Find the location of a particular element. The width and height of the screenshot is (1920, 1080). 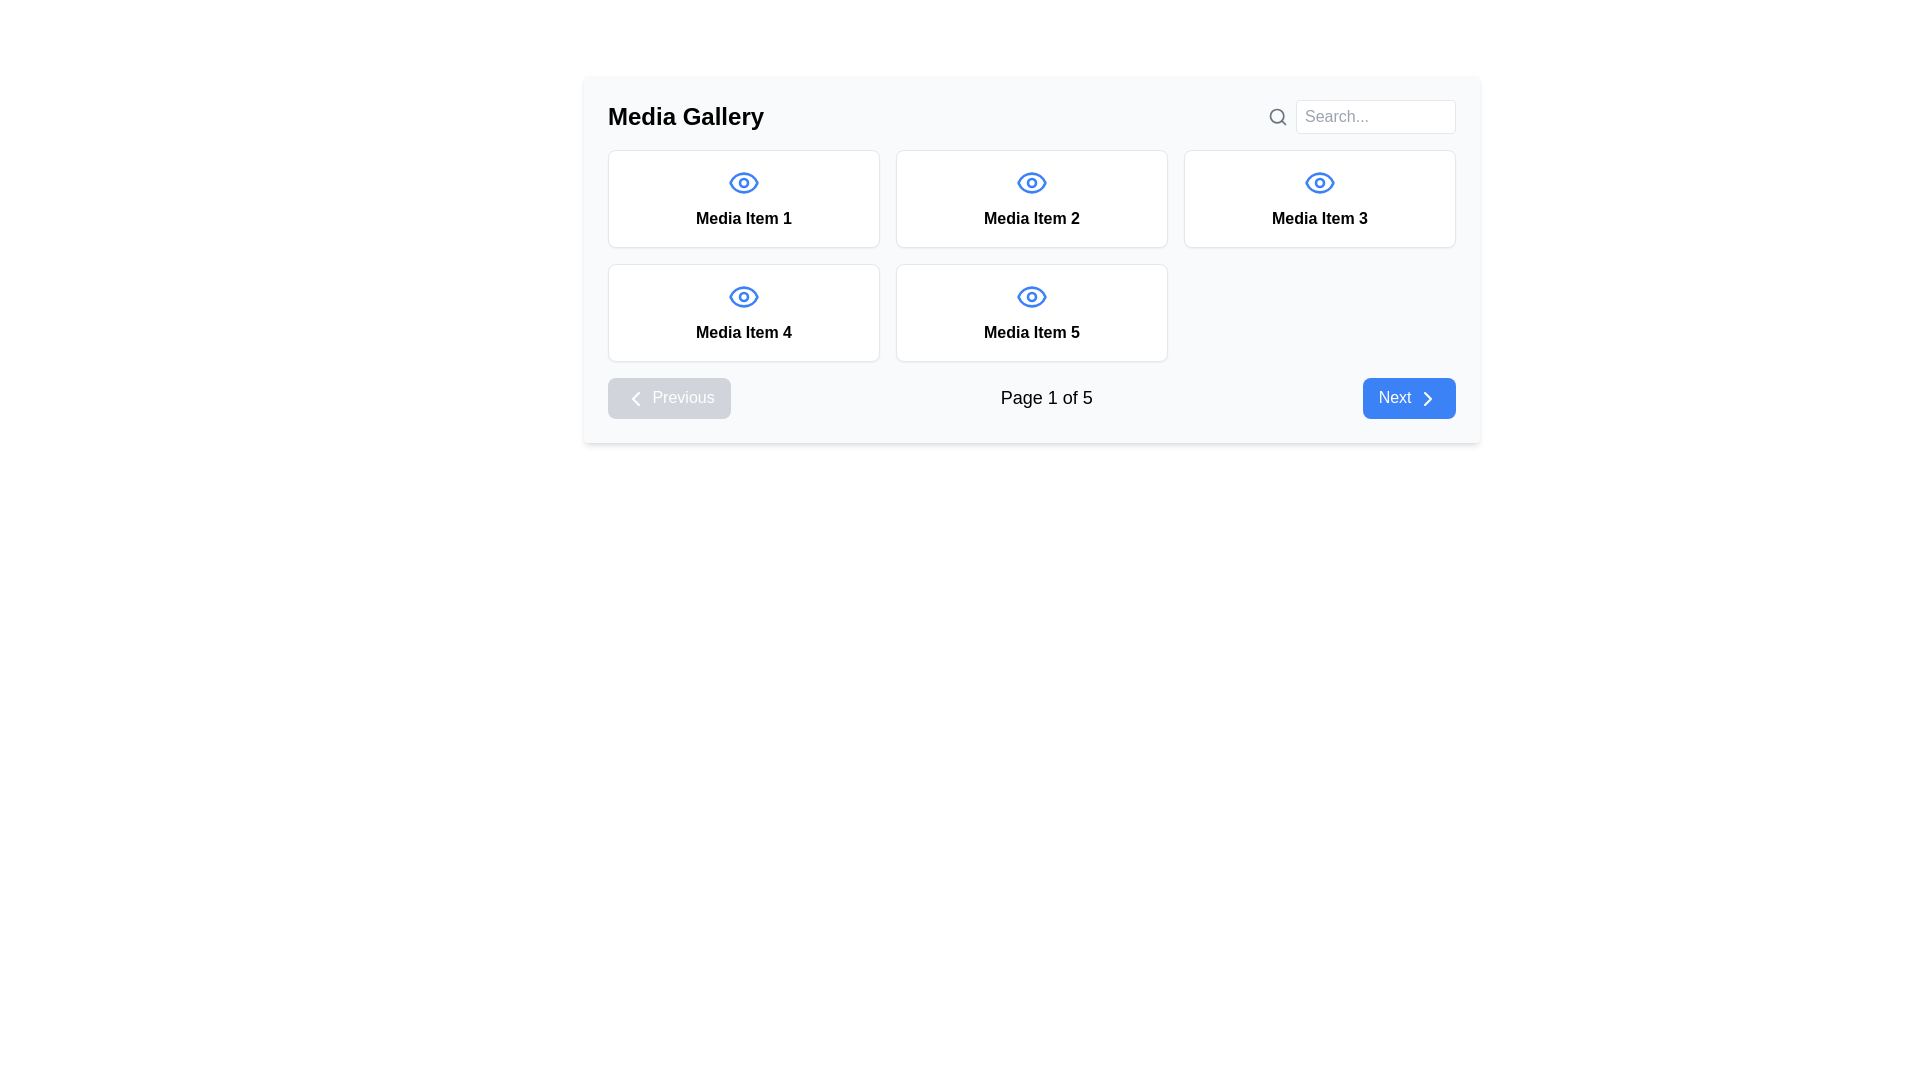

the blue eye icon representing the view feature in the 'Media Item 4' card, located in the second row of the media item grid layout is located at coordinates (743, 297).